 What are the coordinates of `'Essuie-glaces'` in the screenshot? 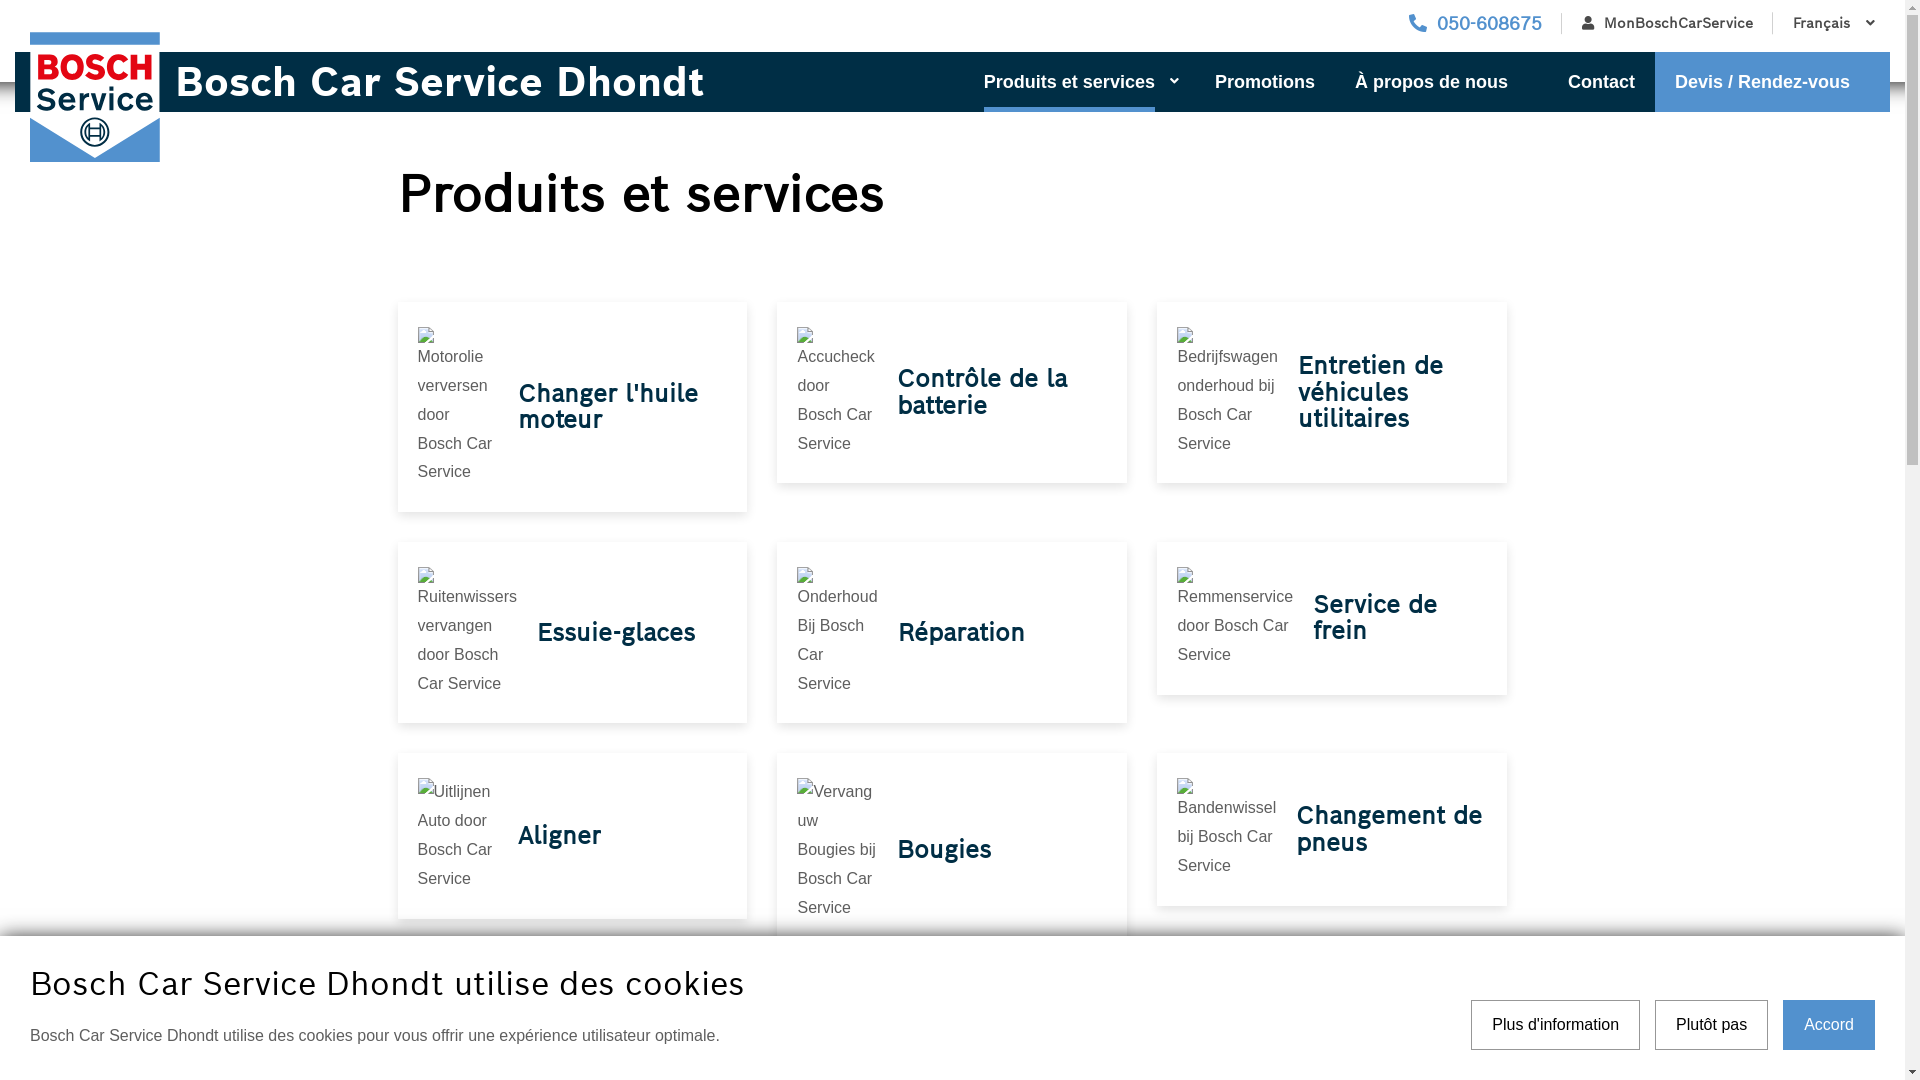 It's located at (614, 632).